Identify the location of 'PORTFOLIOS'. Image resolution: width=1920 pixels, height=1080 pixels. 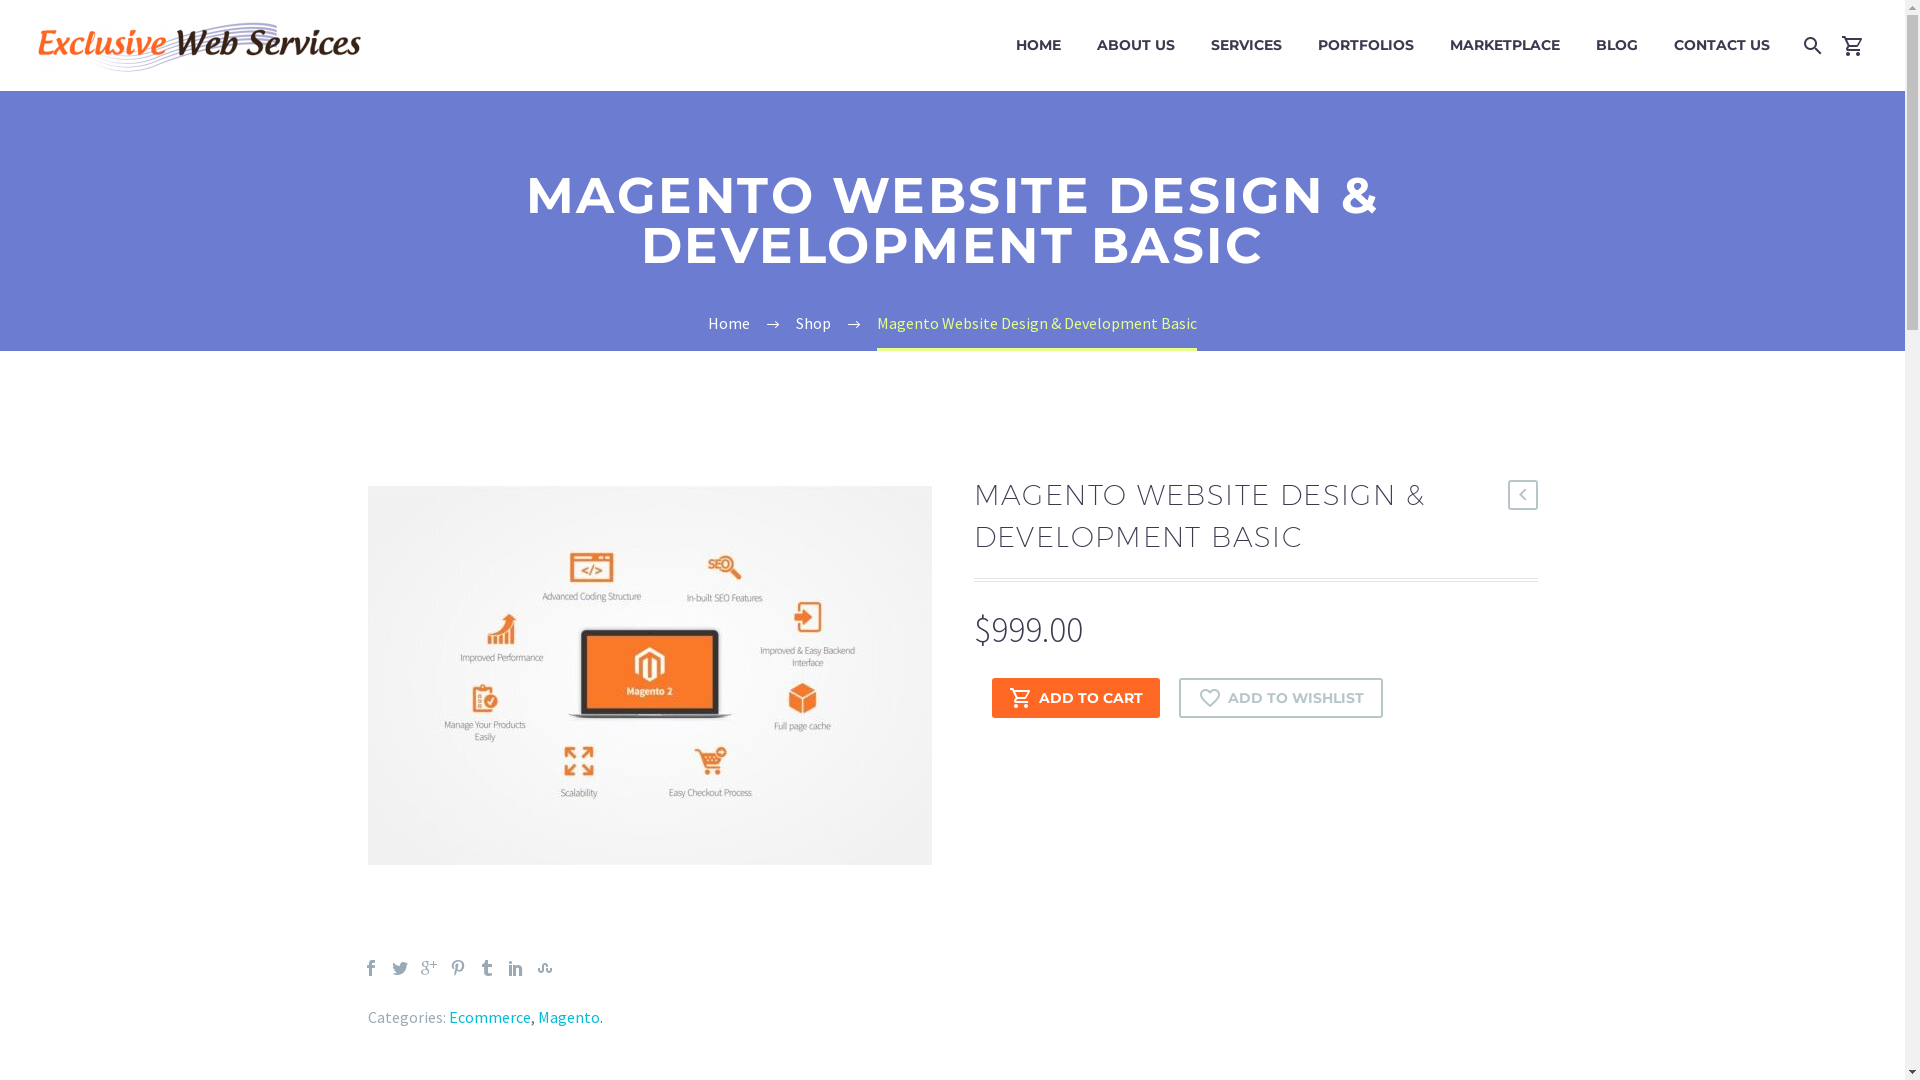
(1365, 45).